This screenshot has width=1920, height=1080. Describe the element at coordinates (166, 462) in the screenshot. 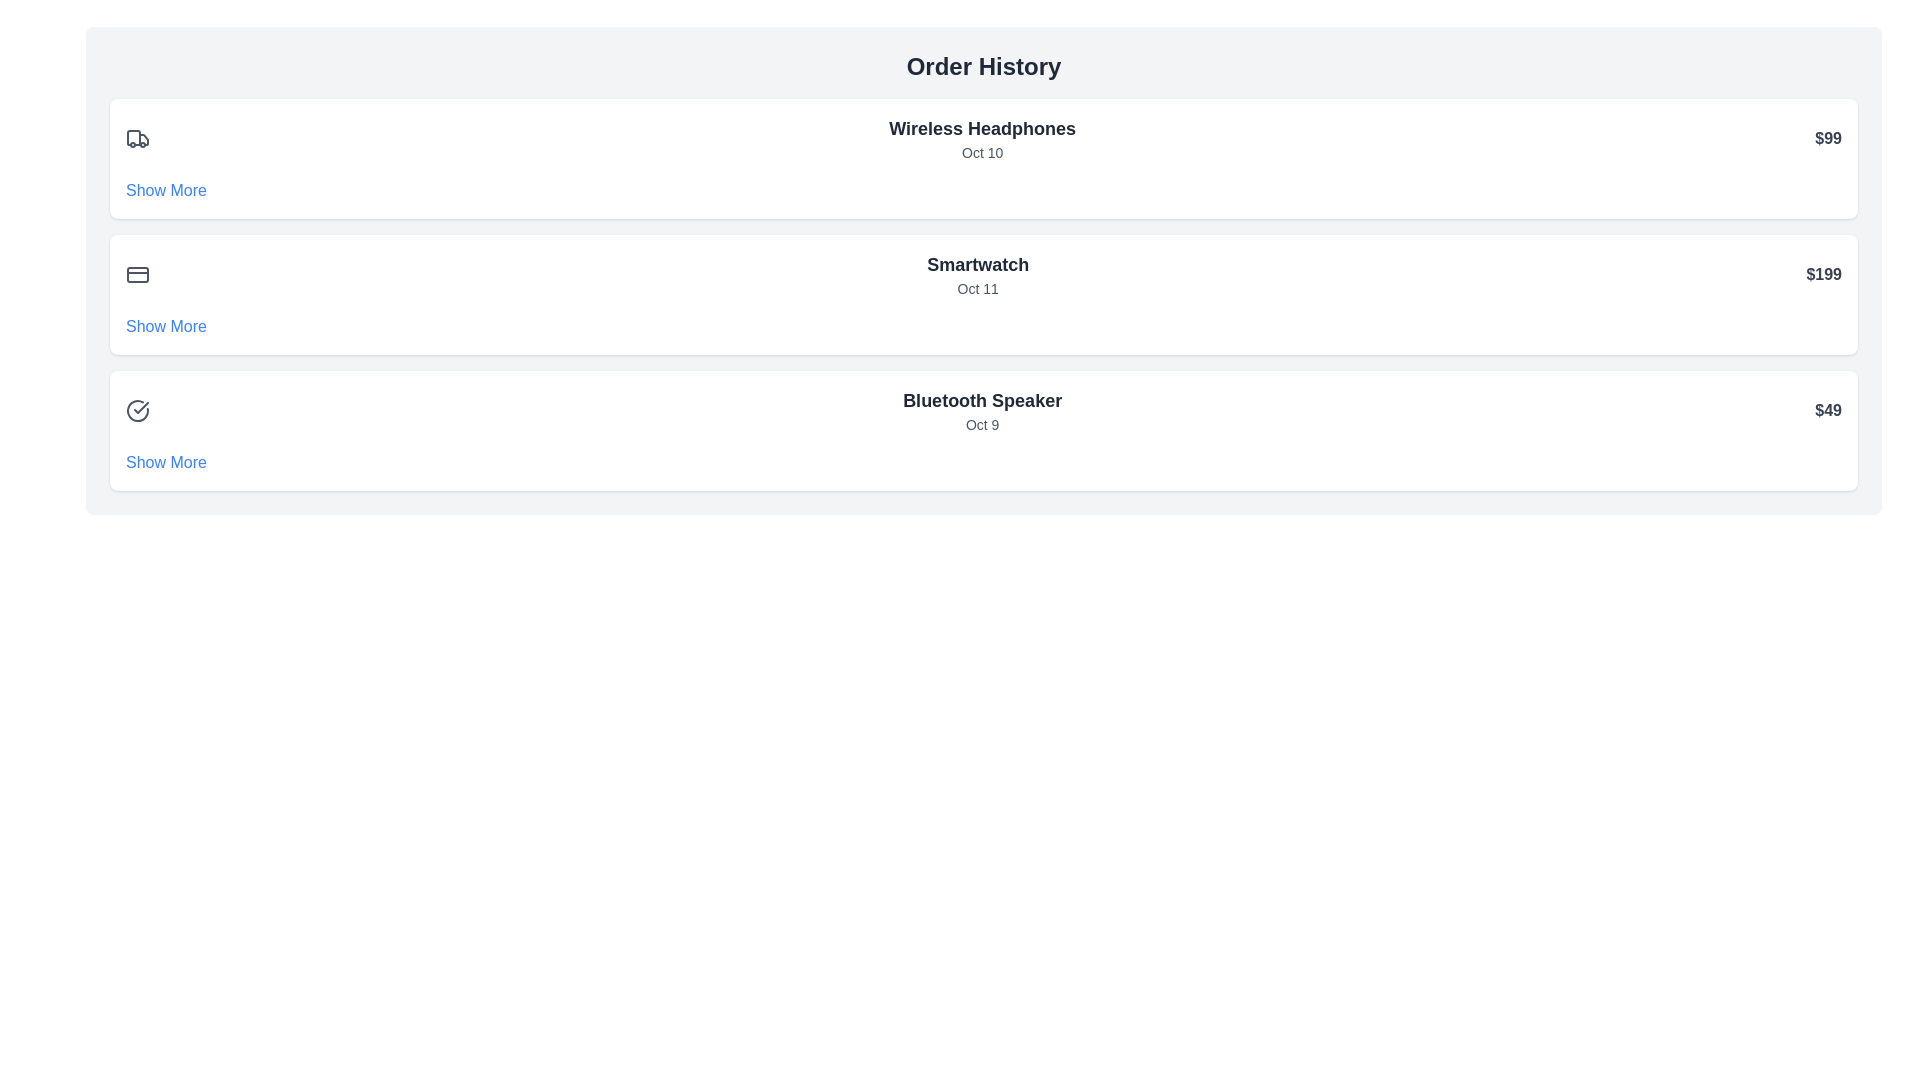

I see `the 'Show More' hyperlink located at the bottom of the product card for the 'Bluetooth Speaker'` at that location.